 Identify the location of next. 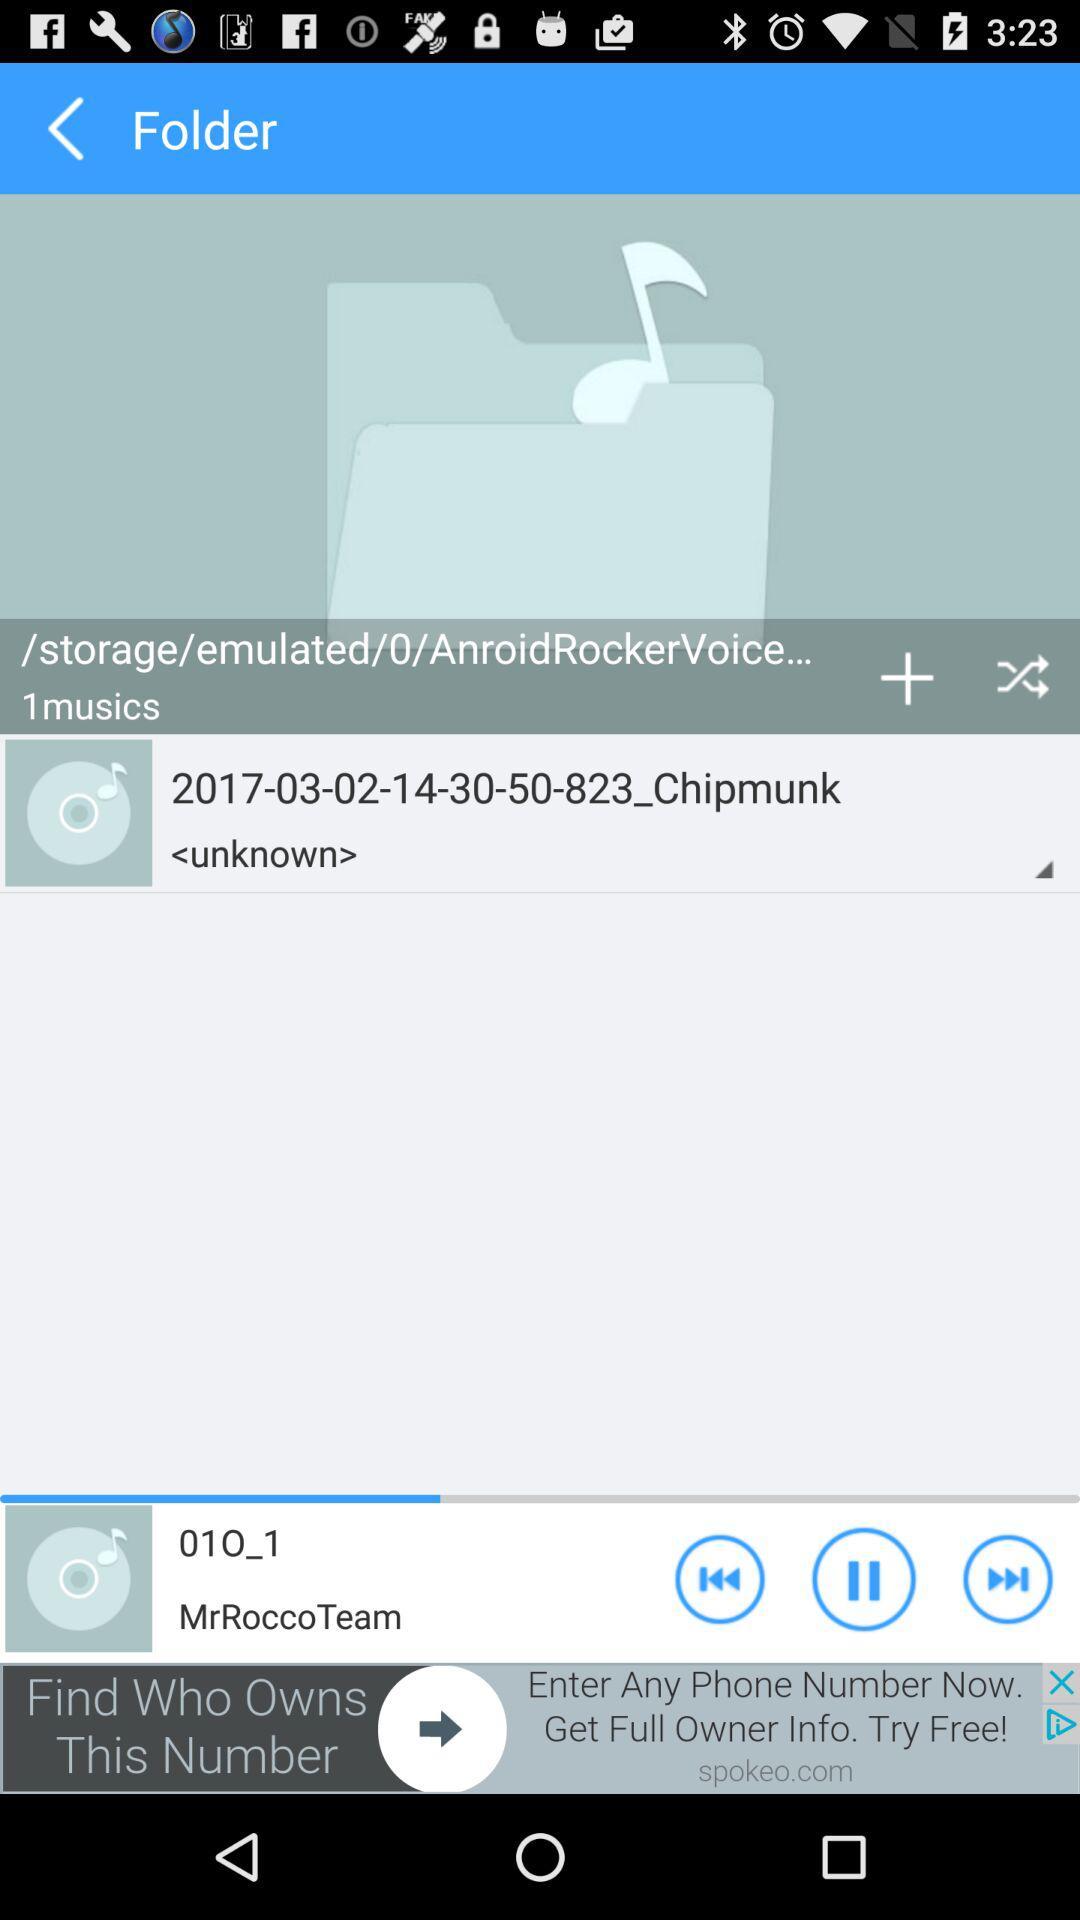
(540, 1727).